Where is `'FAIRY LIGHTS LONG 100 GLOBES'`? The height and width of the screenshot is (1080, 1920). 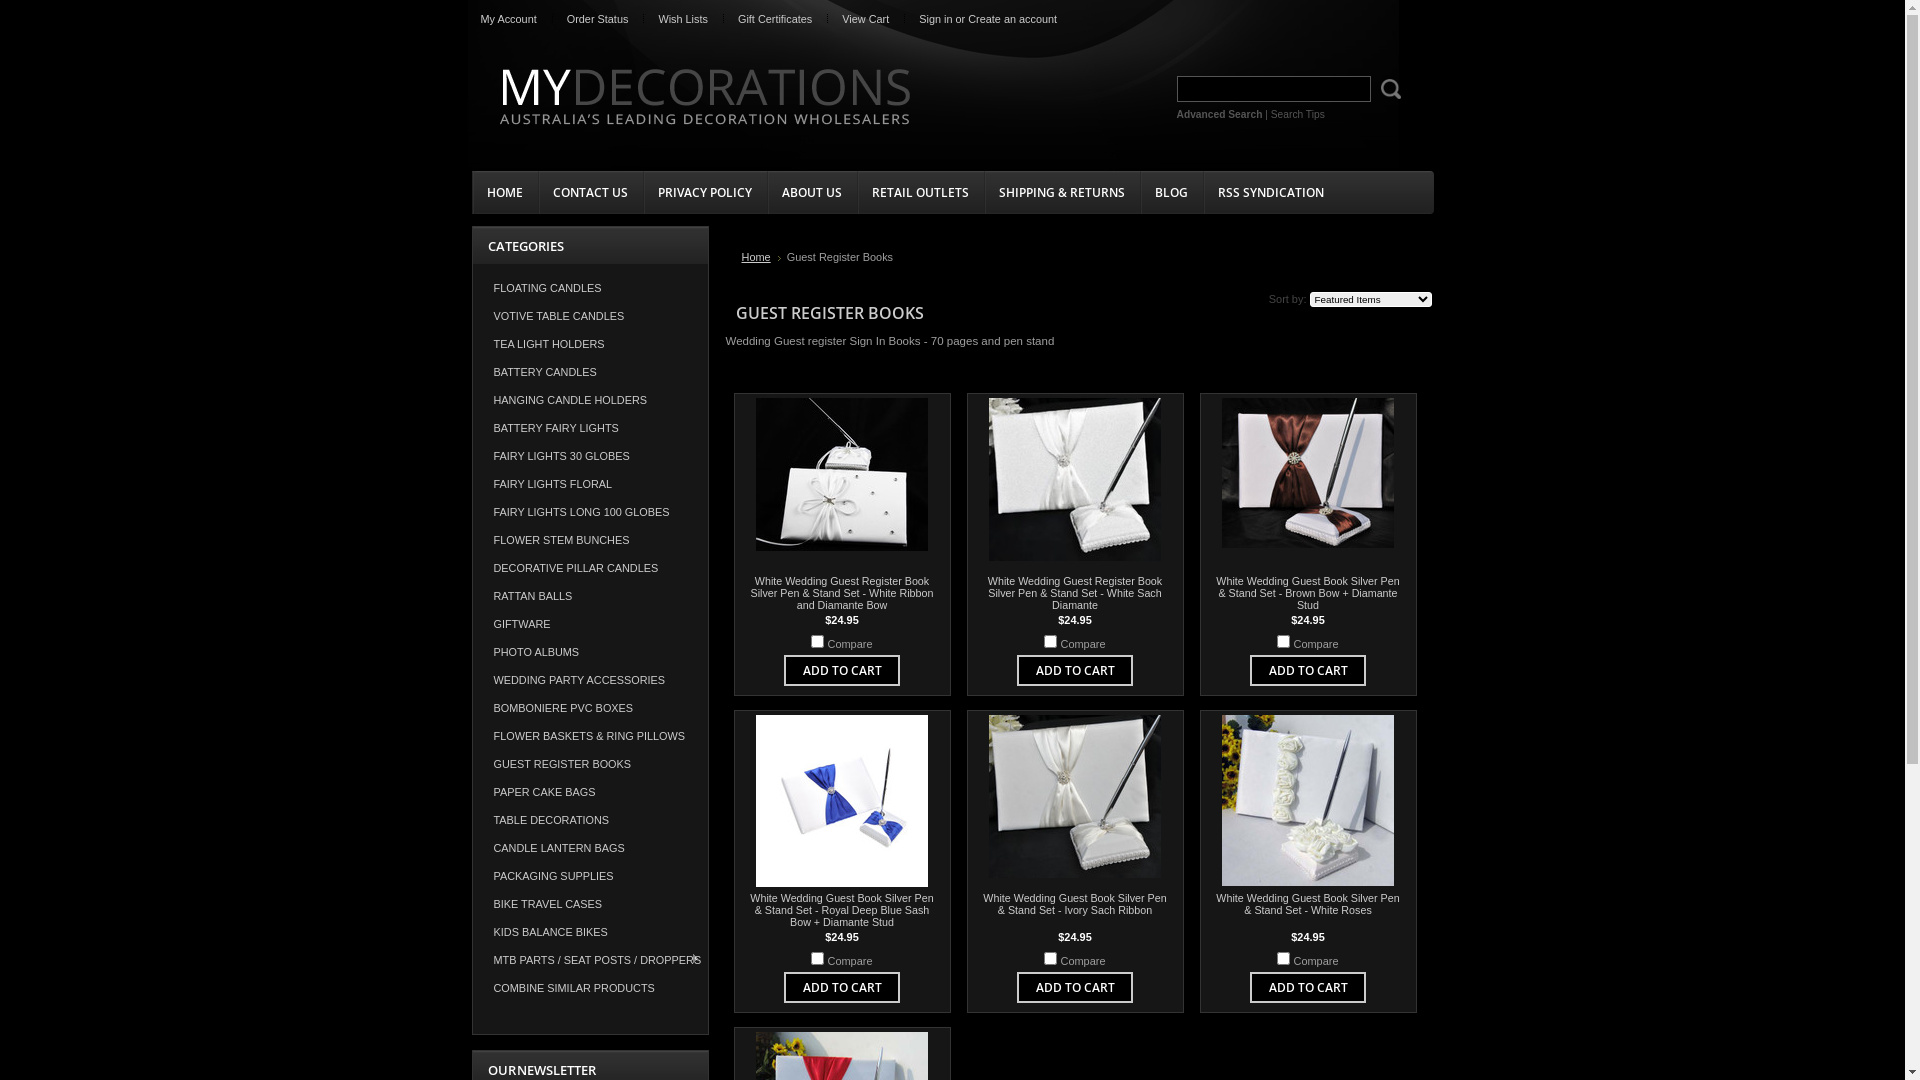
'FAIRY LIGHTS LONG 100 GLOBES' is located at coordinates (470, 511).